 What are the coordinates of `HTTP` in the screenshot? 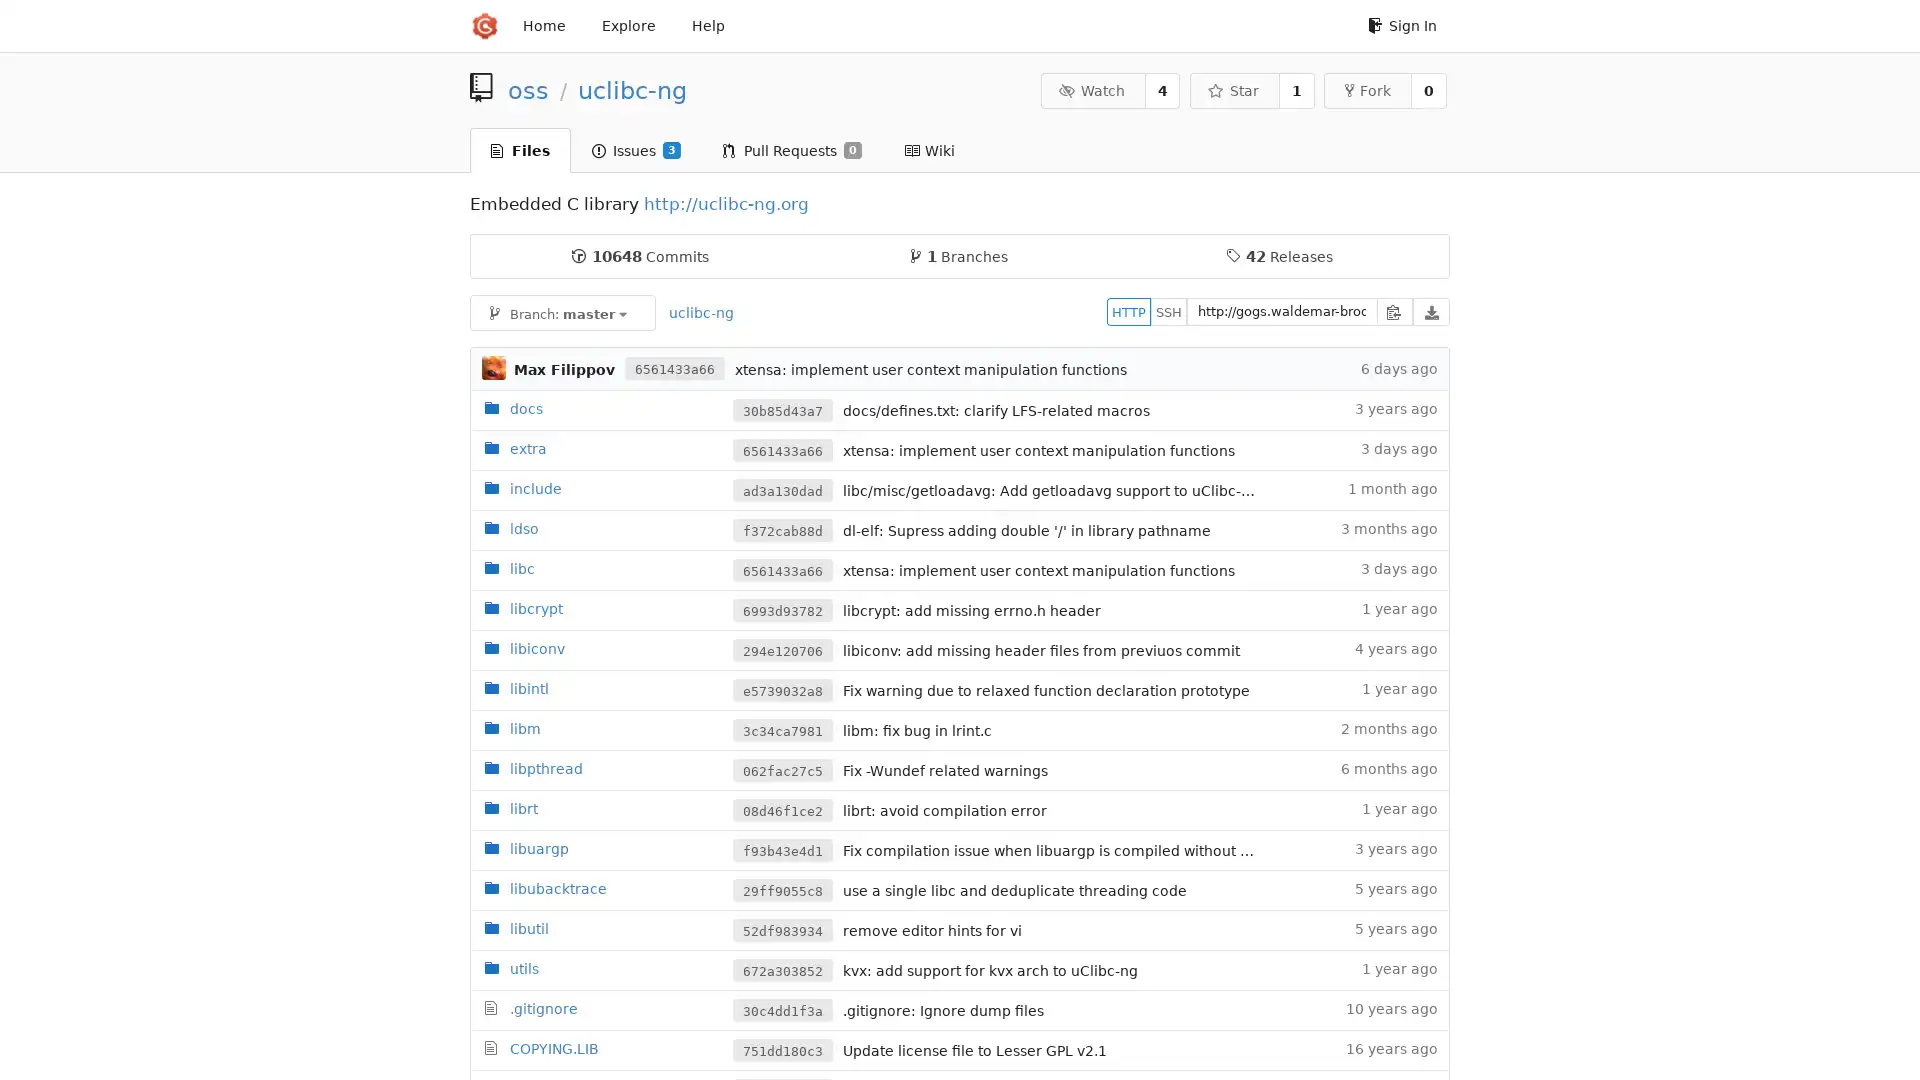 It's located at (1128, 311).